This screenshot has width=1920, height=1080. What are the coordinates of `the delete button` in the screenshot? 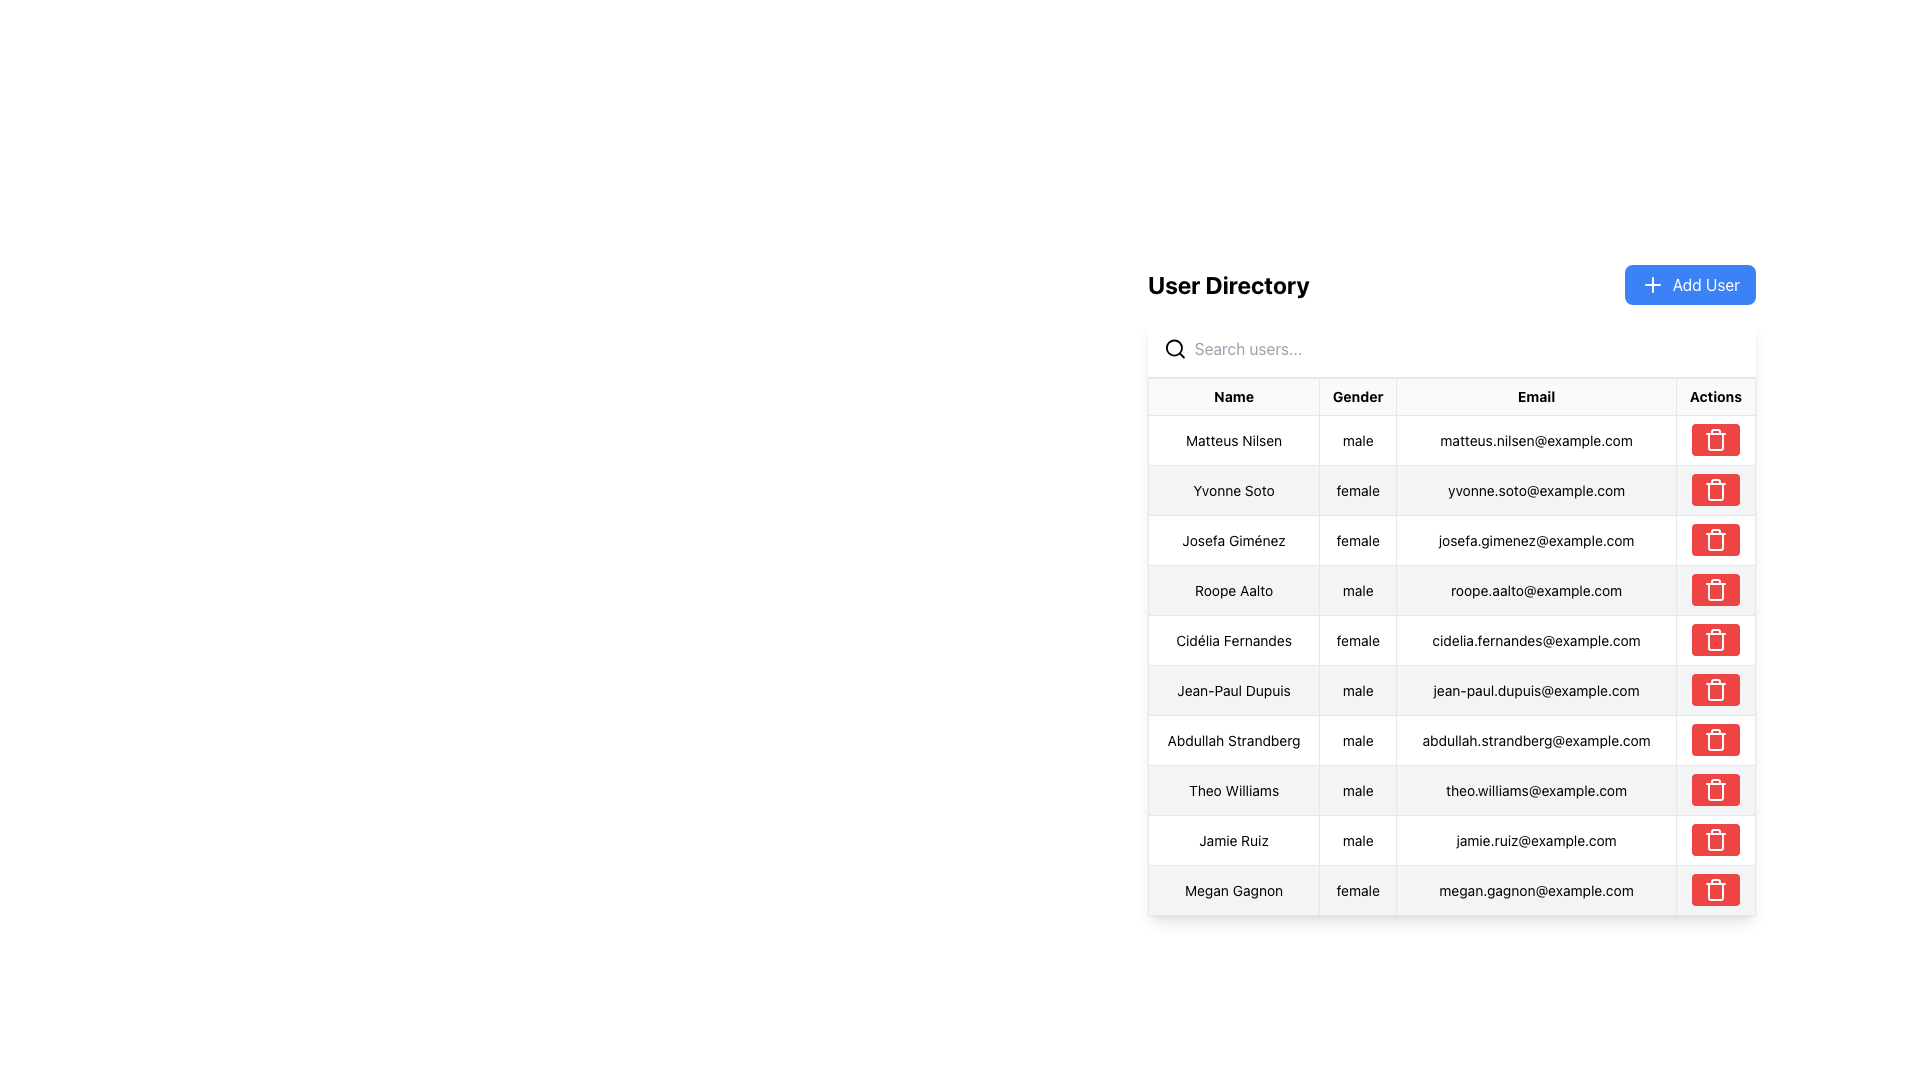 It's located at (1714, 789).